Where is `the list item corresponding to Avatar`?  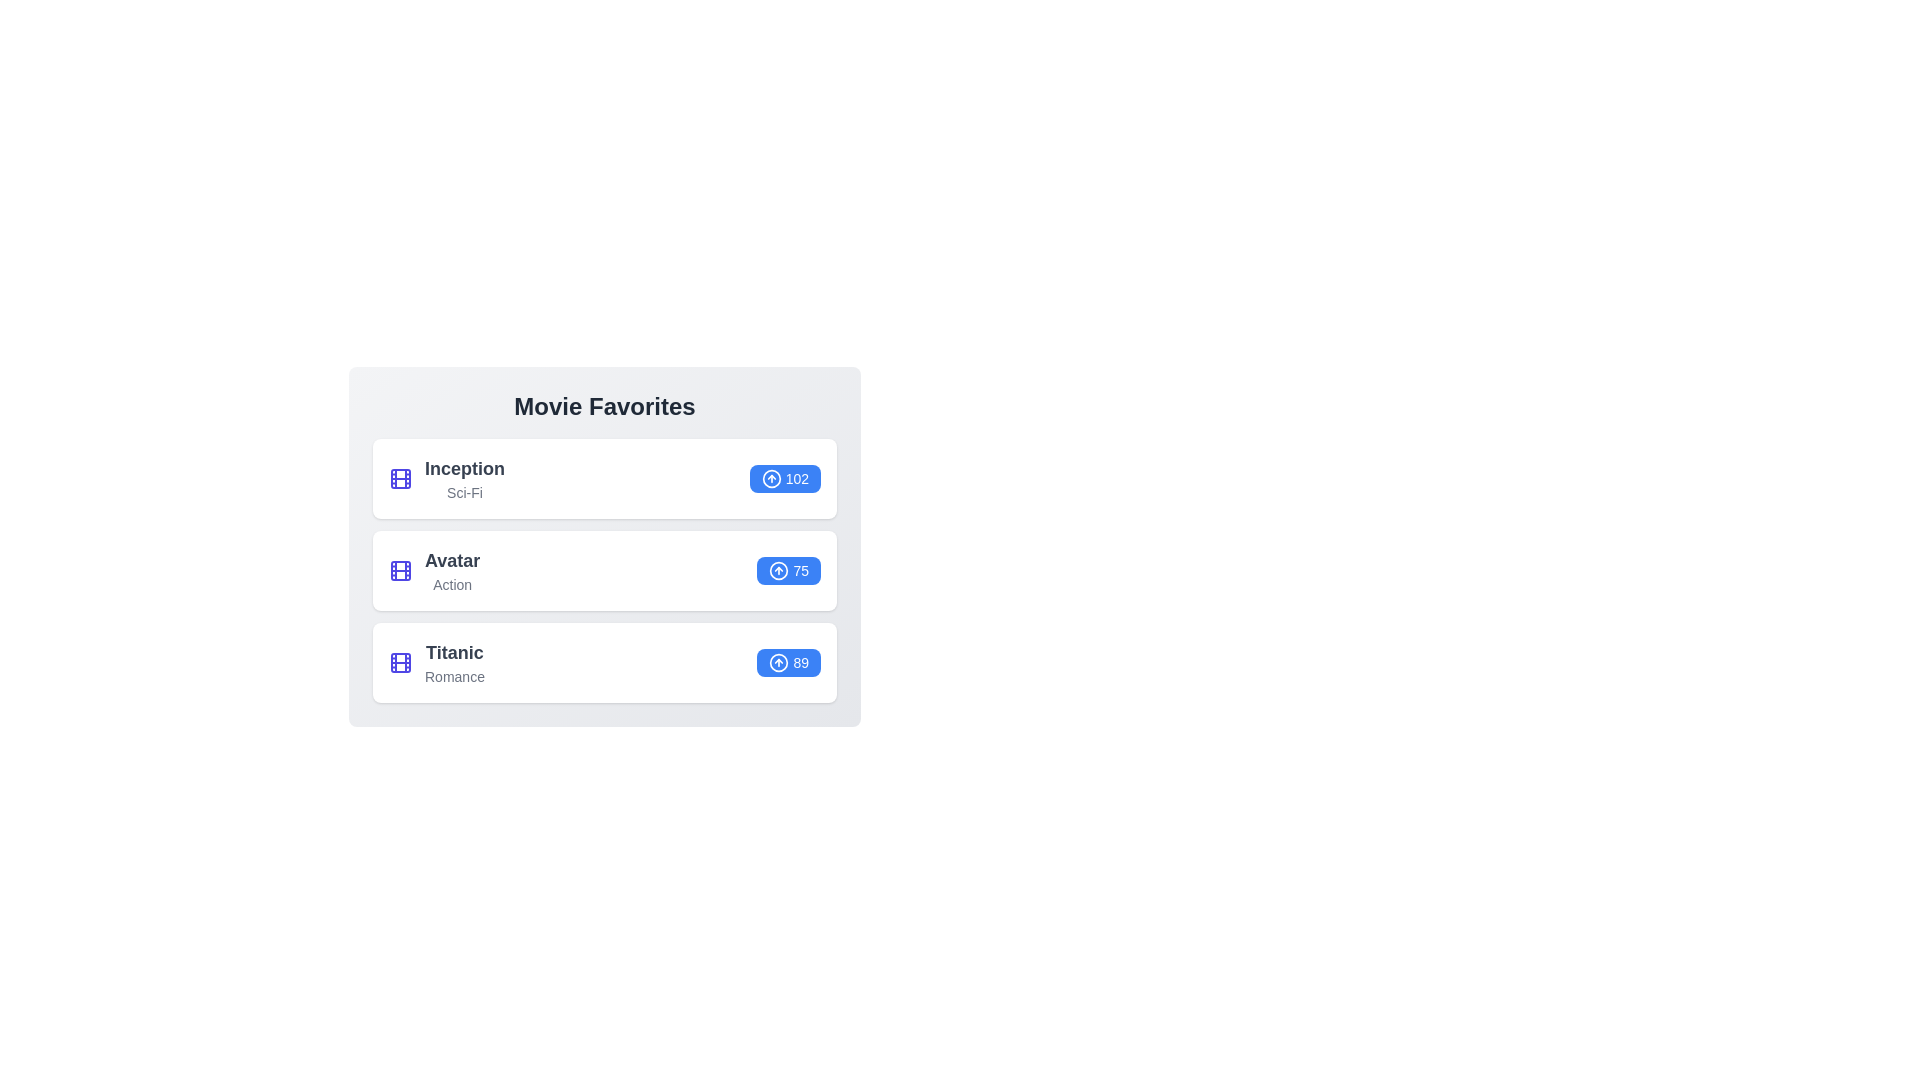
the list item corresponding to Avatar is located at coordinates (603, 570).